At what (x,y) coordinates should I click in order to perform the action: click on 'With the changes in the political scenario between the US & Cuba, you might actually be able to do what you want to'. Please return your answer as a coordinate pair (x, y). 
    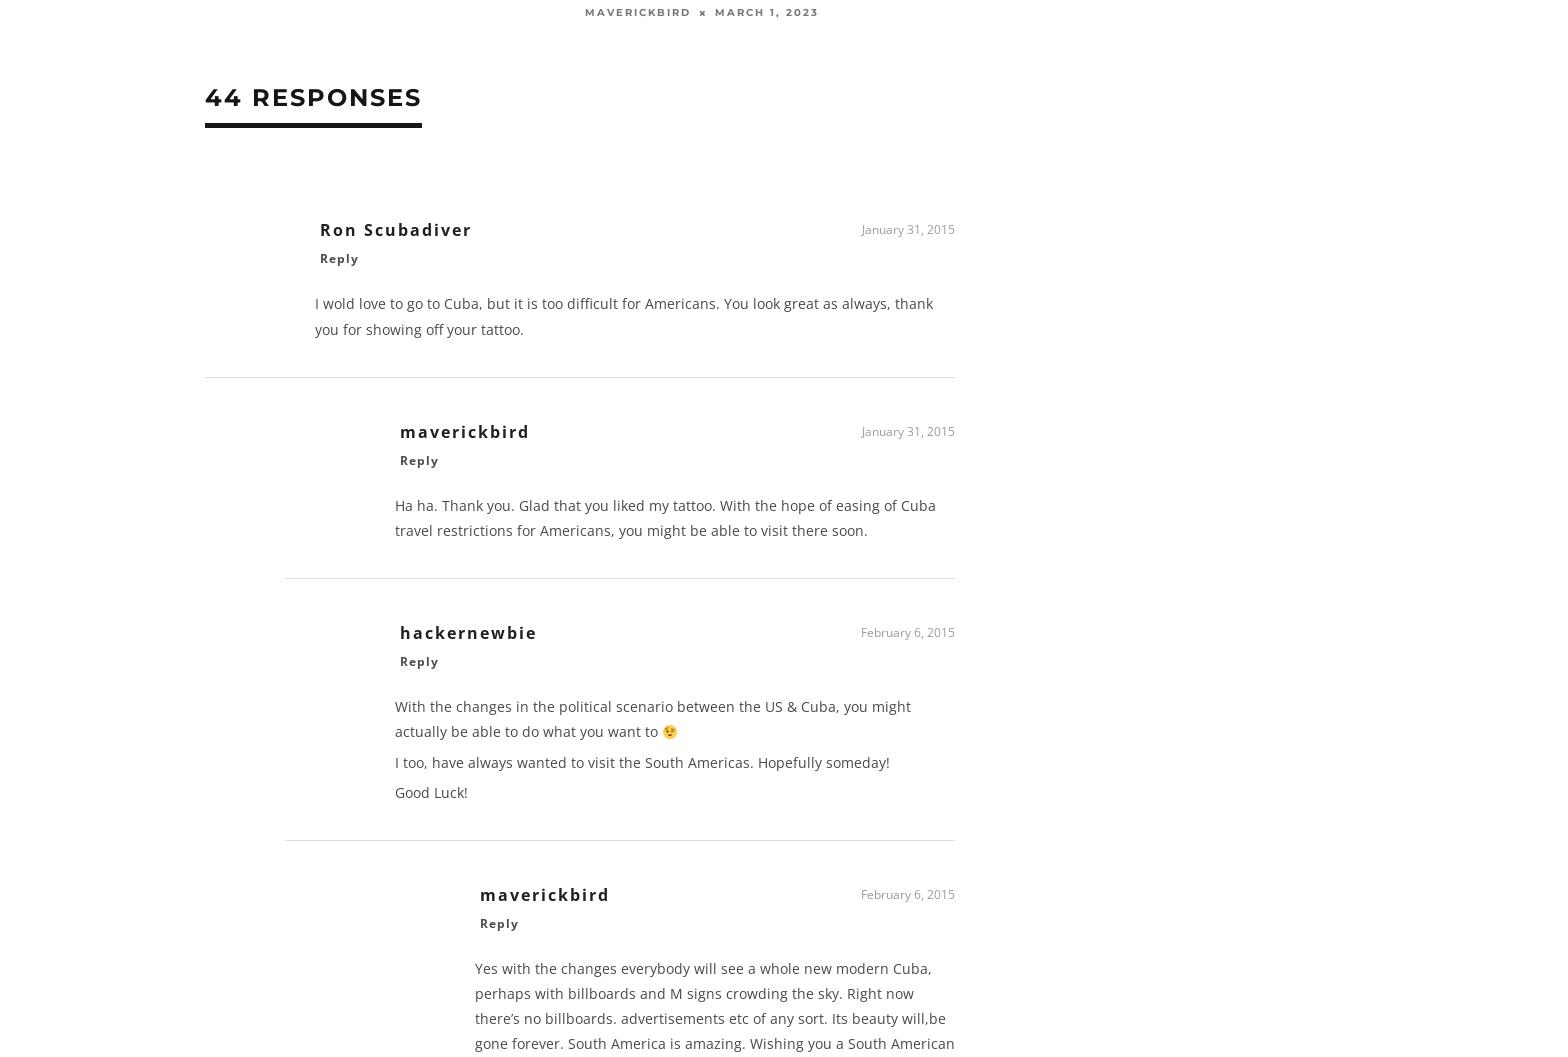
    Looking at the image, I should click on (653, 724).